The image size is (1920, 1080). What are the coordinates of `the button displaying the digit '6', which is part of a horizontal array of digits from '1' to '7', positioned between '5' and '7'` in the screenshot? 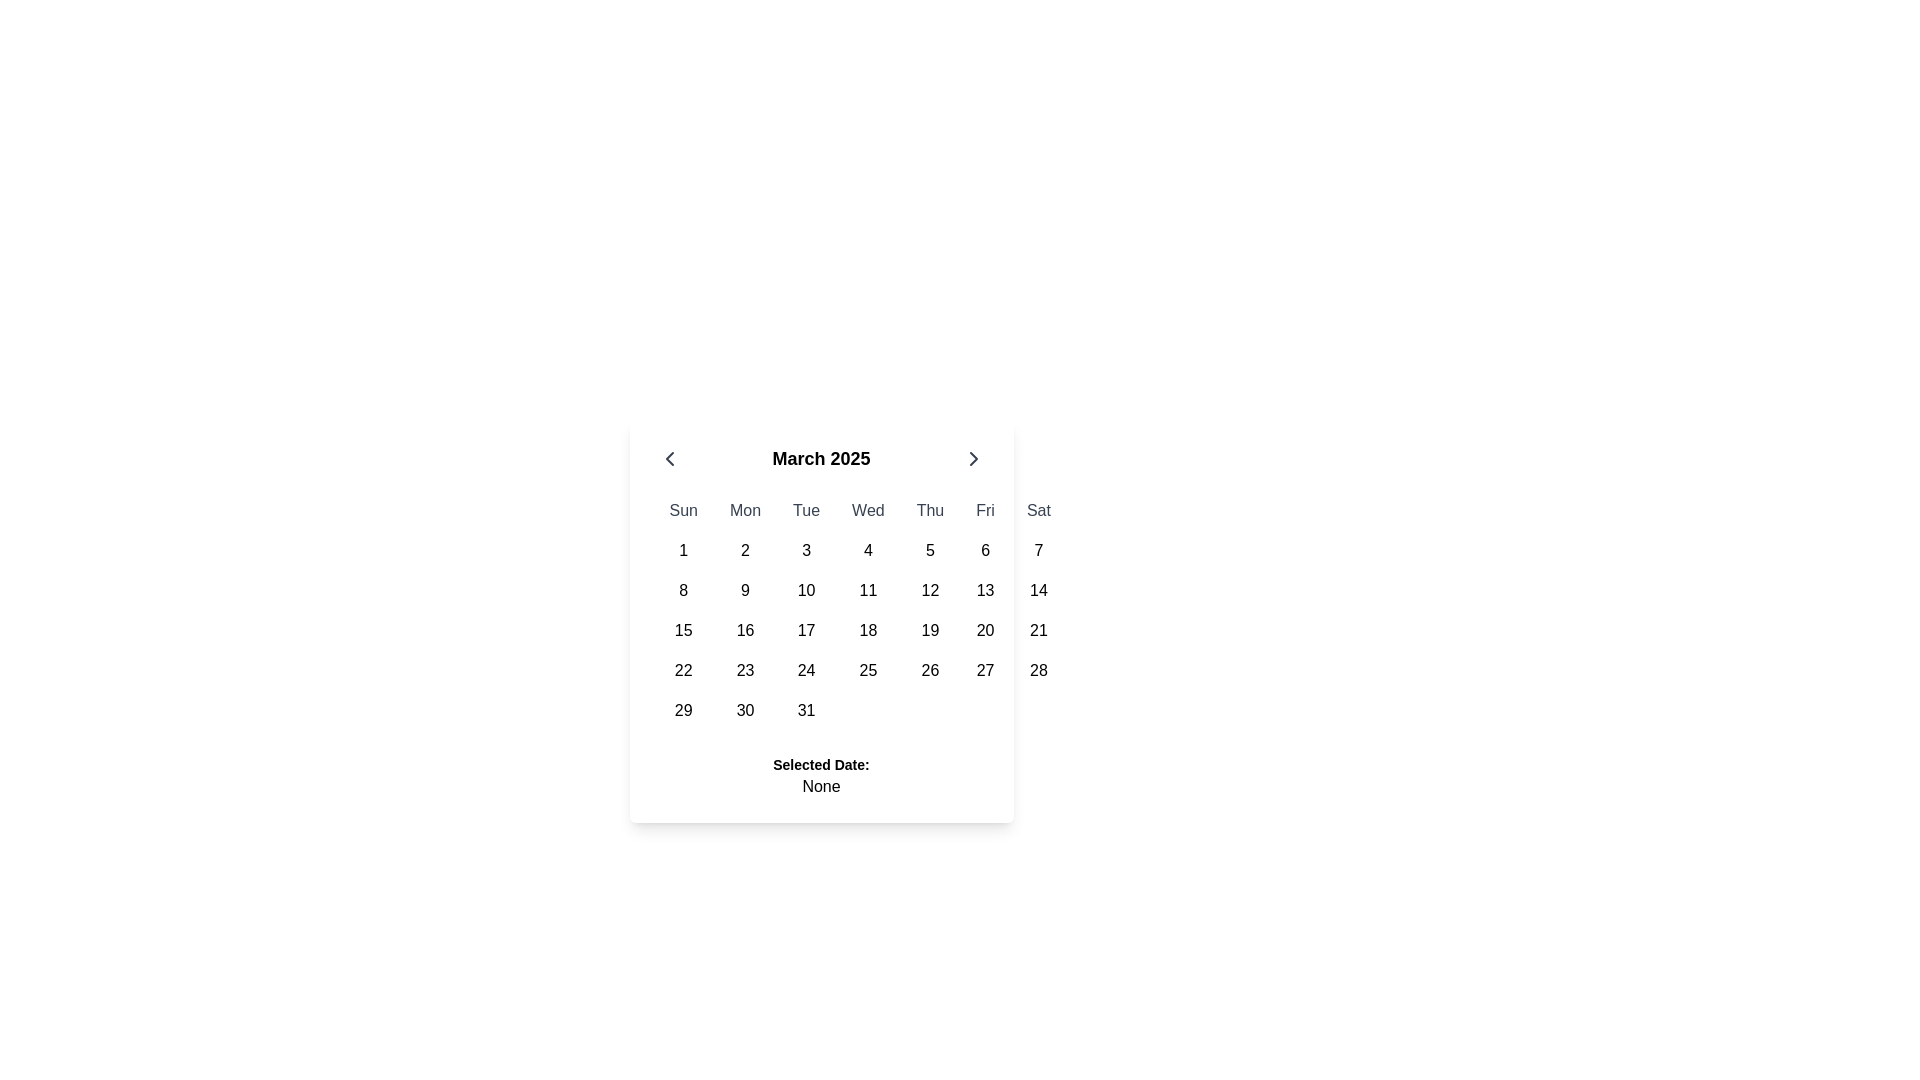 It's located at (985, 551).